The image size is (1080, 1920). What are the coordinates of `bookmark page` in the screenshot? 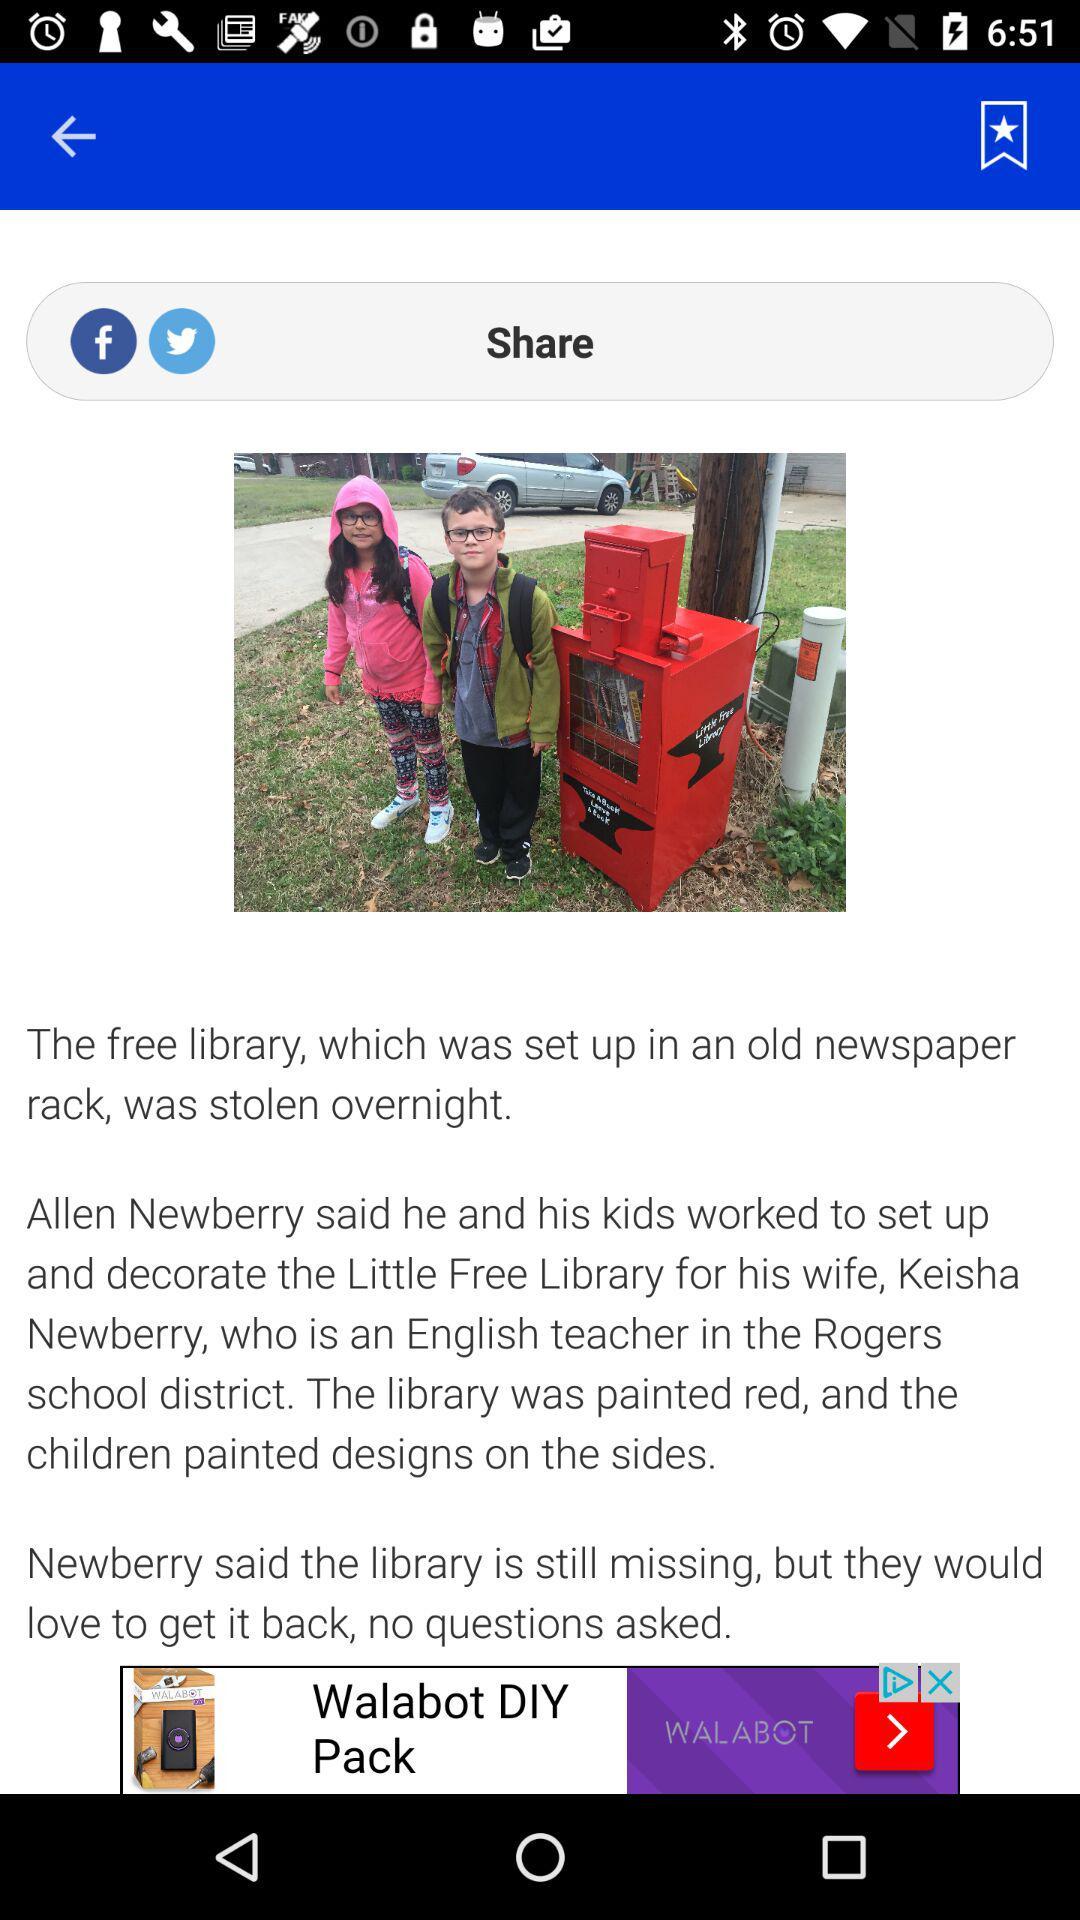 It's located at (1004, 135).